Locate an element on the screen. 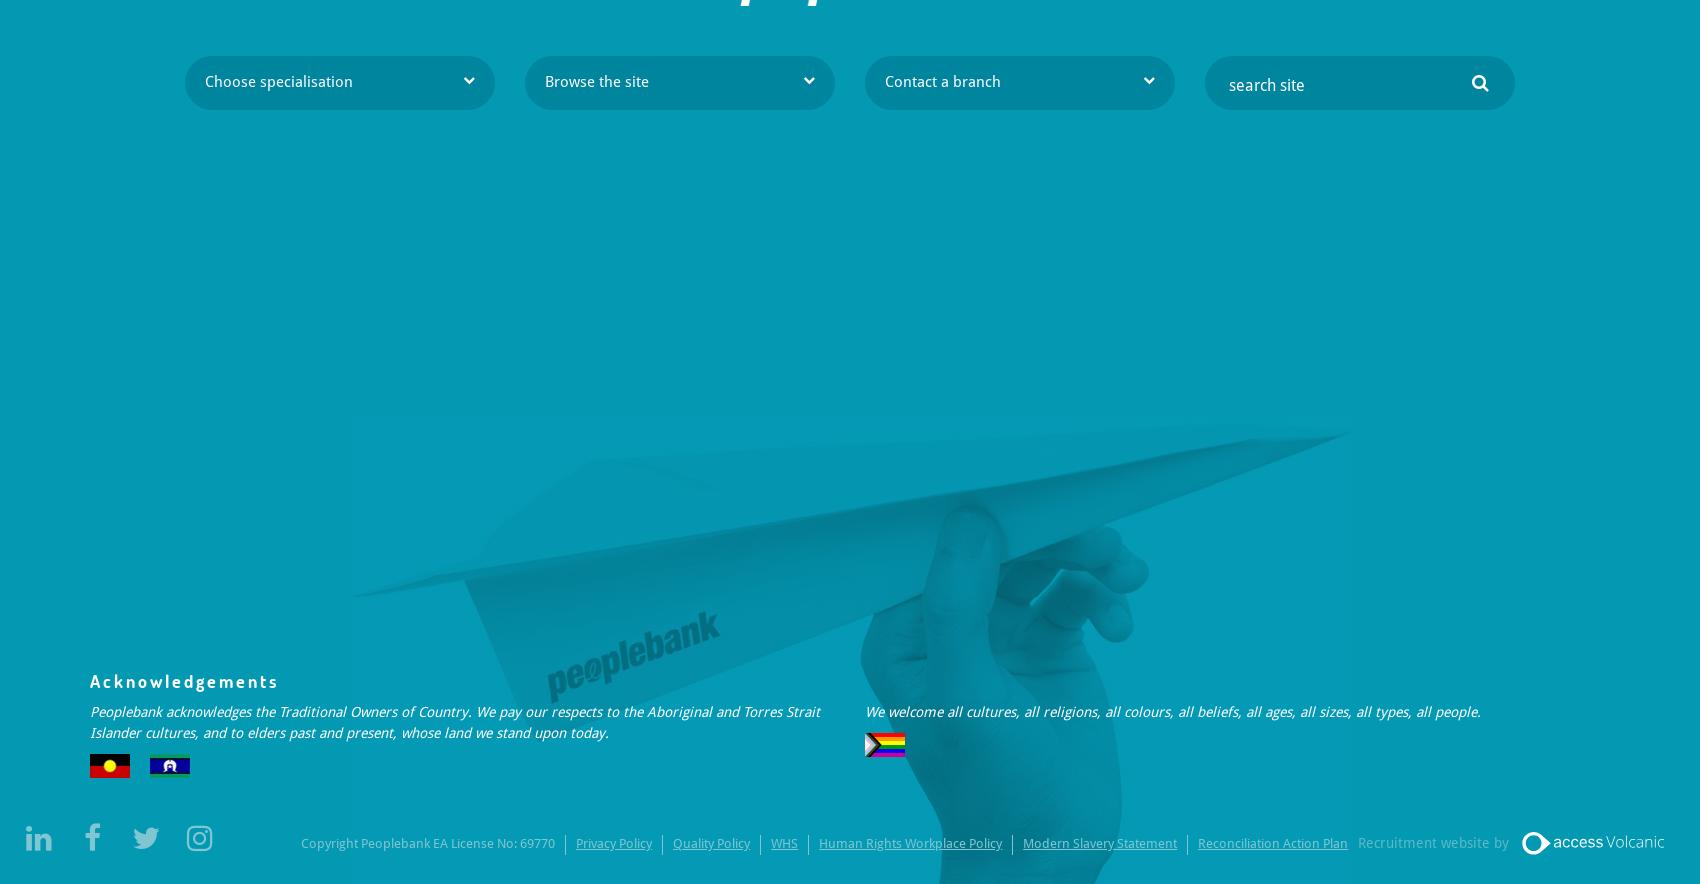  'Quality Policy' is located at coordinates (673, 843).